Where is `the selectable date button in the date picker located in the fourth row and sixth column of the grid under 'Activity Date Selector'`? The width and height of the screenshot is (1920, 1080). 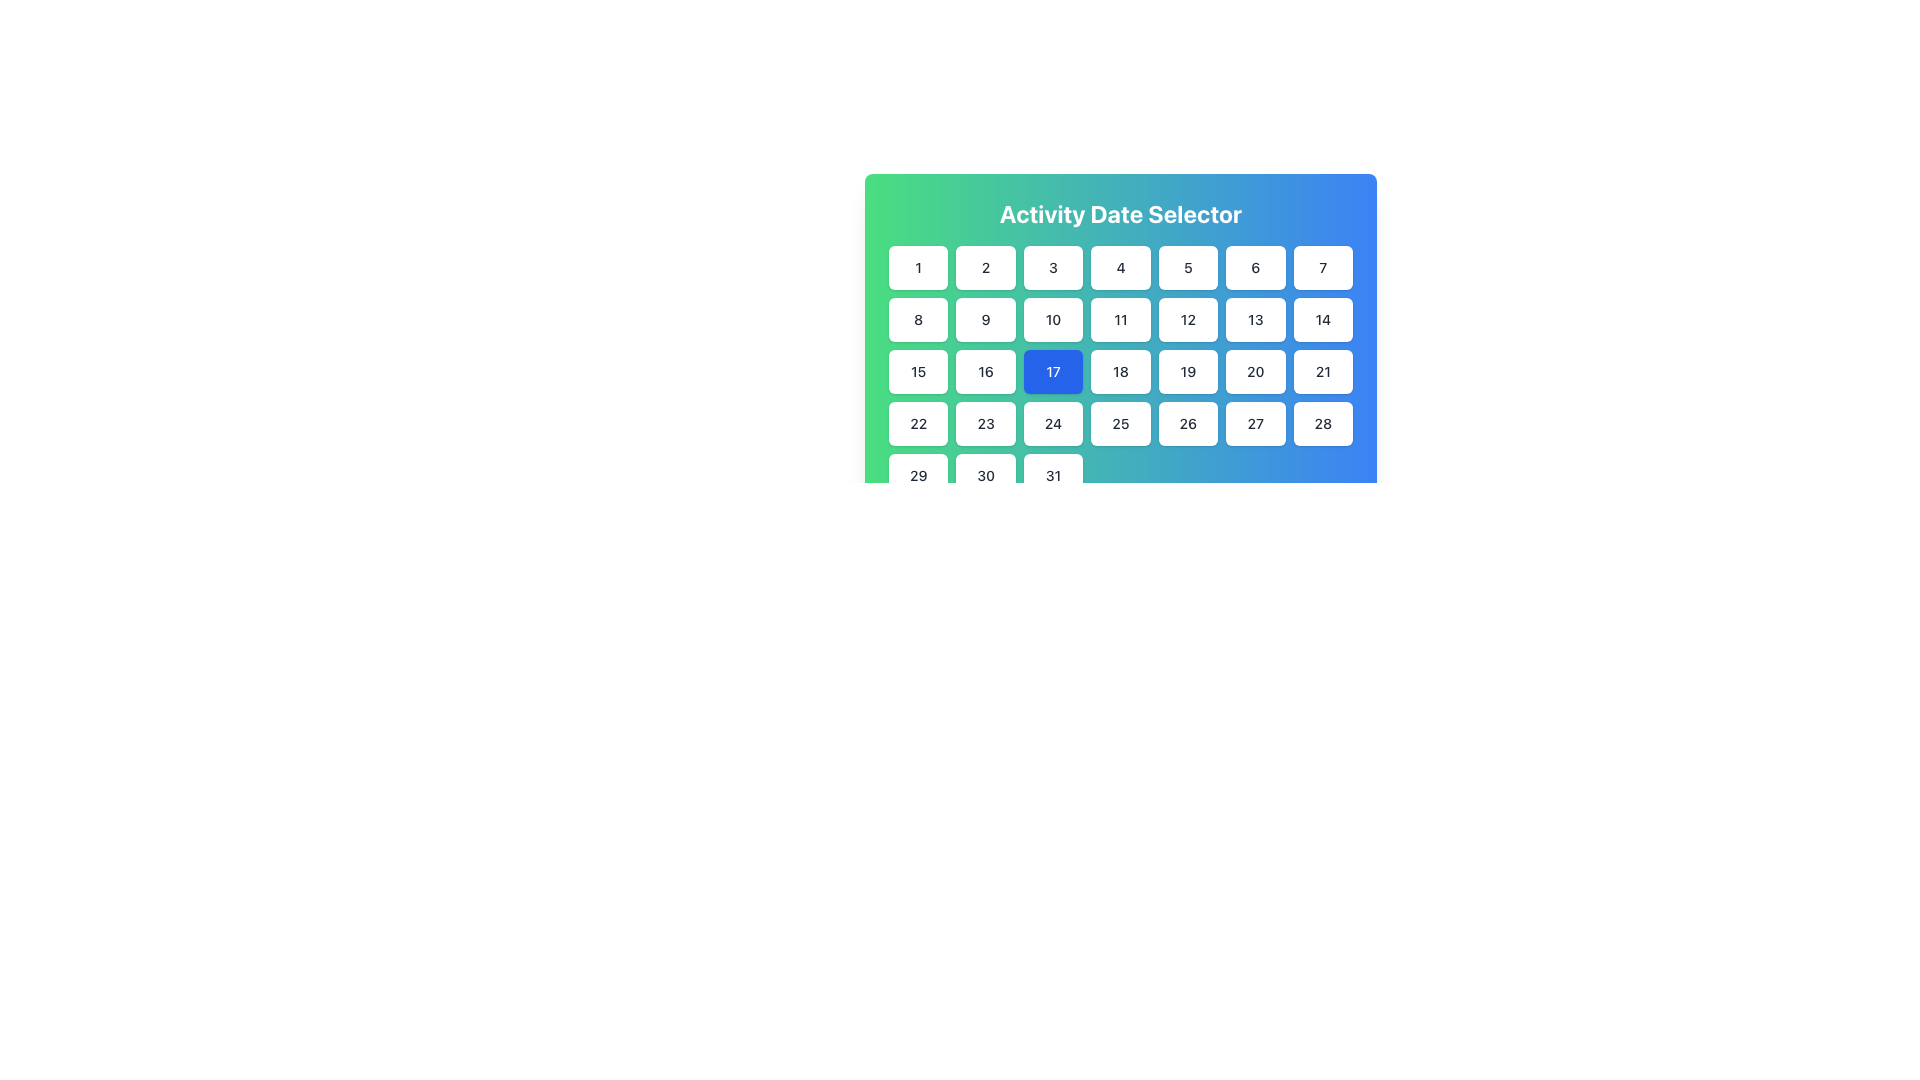
the selectable date button in the date picker located in the fourth row and sixth column of the grid under 'Activity Date Selector' is located at coordinates (1254, 423).